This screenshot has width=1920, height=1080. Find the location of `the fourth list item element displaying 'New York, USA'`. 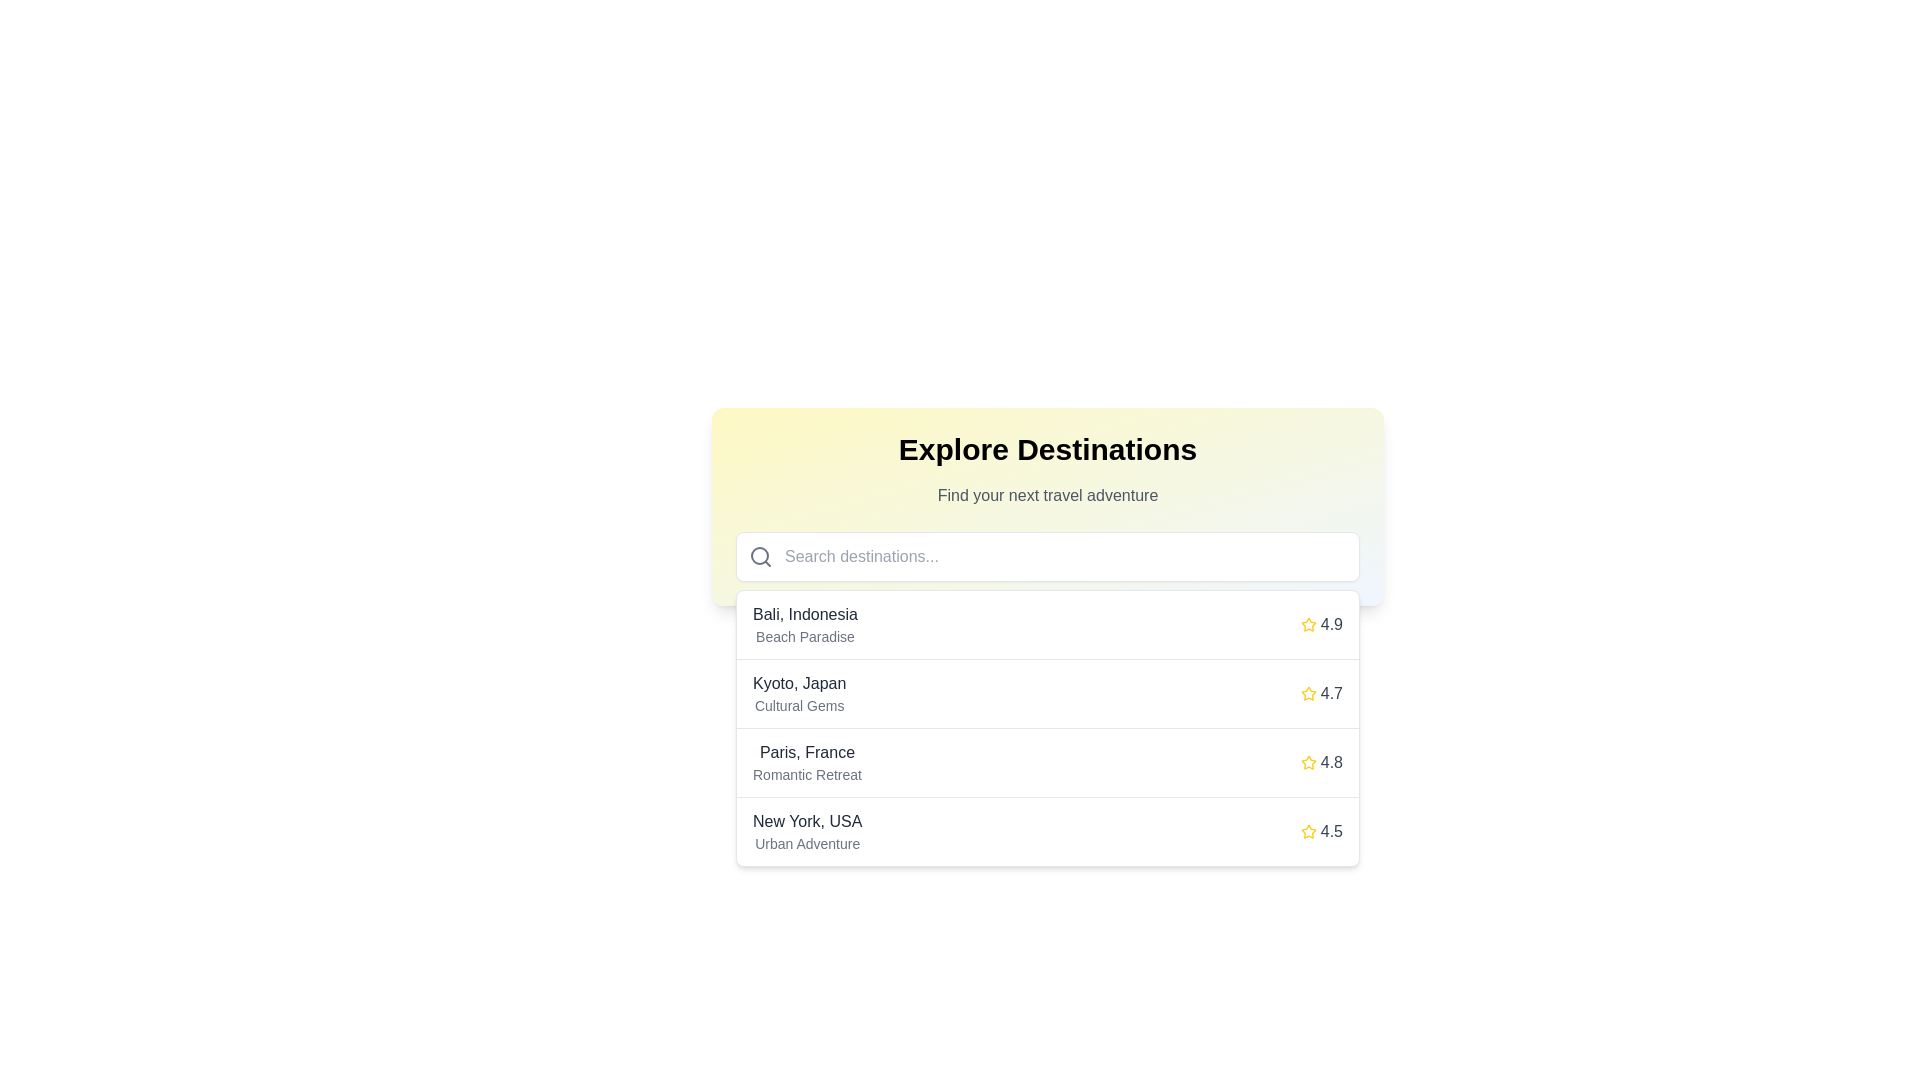

the fourth list item element displaying 'New York, USA' is located at coordinates (1046, 832).